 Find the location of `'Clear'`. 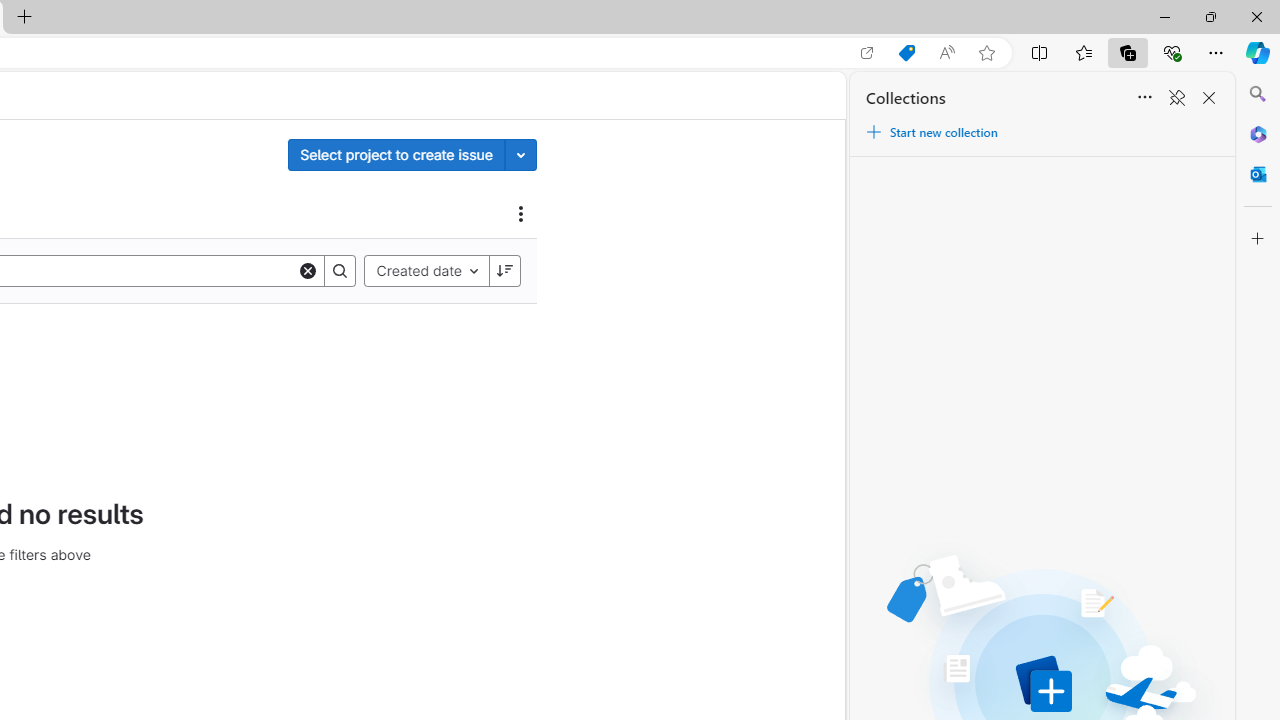

'Clear' is located at coordinates (307, 270).